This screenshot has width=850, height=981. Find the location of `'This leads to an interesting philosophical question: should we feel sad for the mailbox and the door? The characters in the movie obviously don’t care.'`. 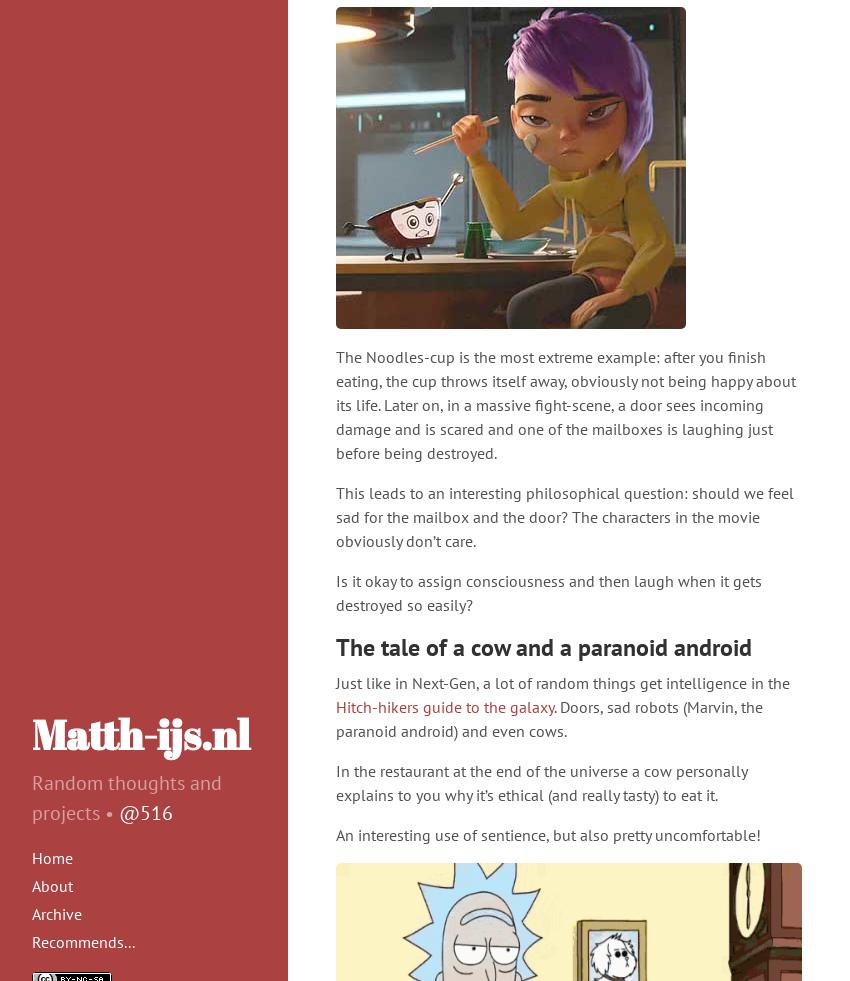

'This leads to an interesting philosophical question: should we feel sad for the mailbox and the door? The characters in the movie obviously don’t care.' is located at coordinates (564, 516).